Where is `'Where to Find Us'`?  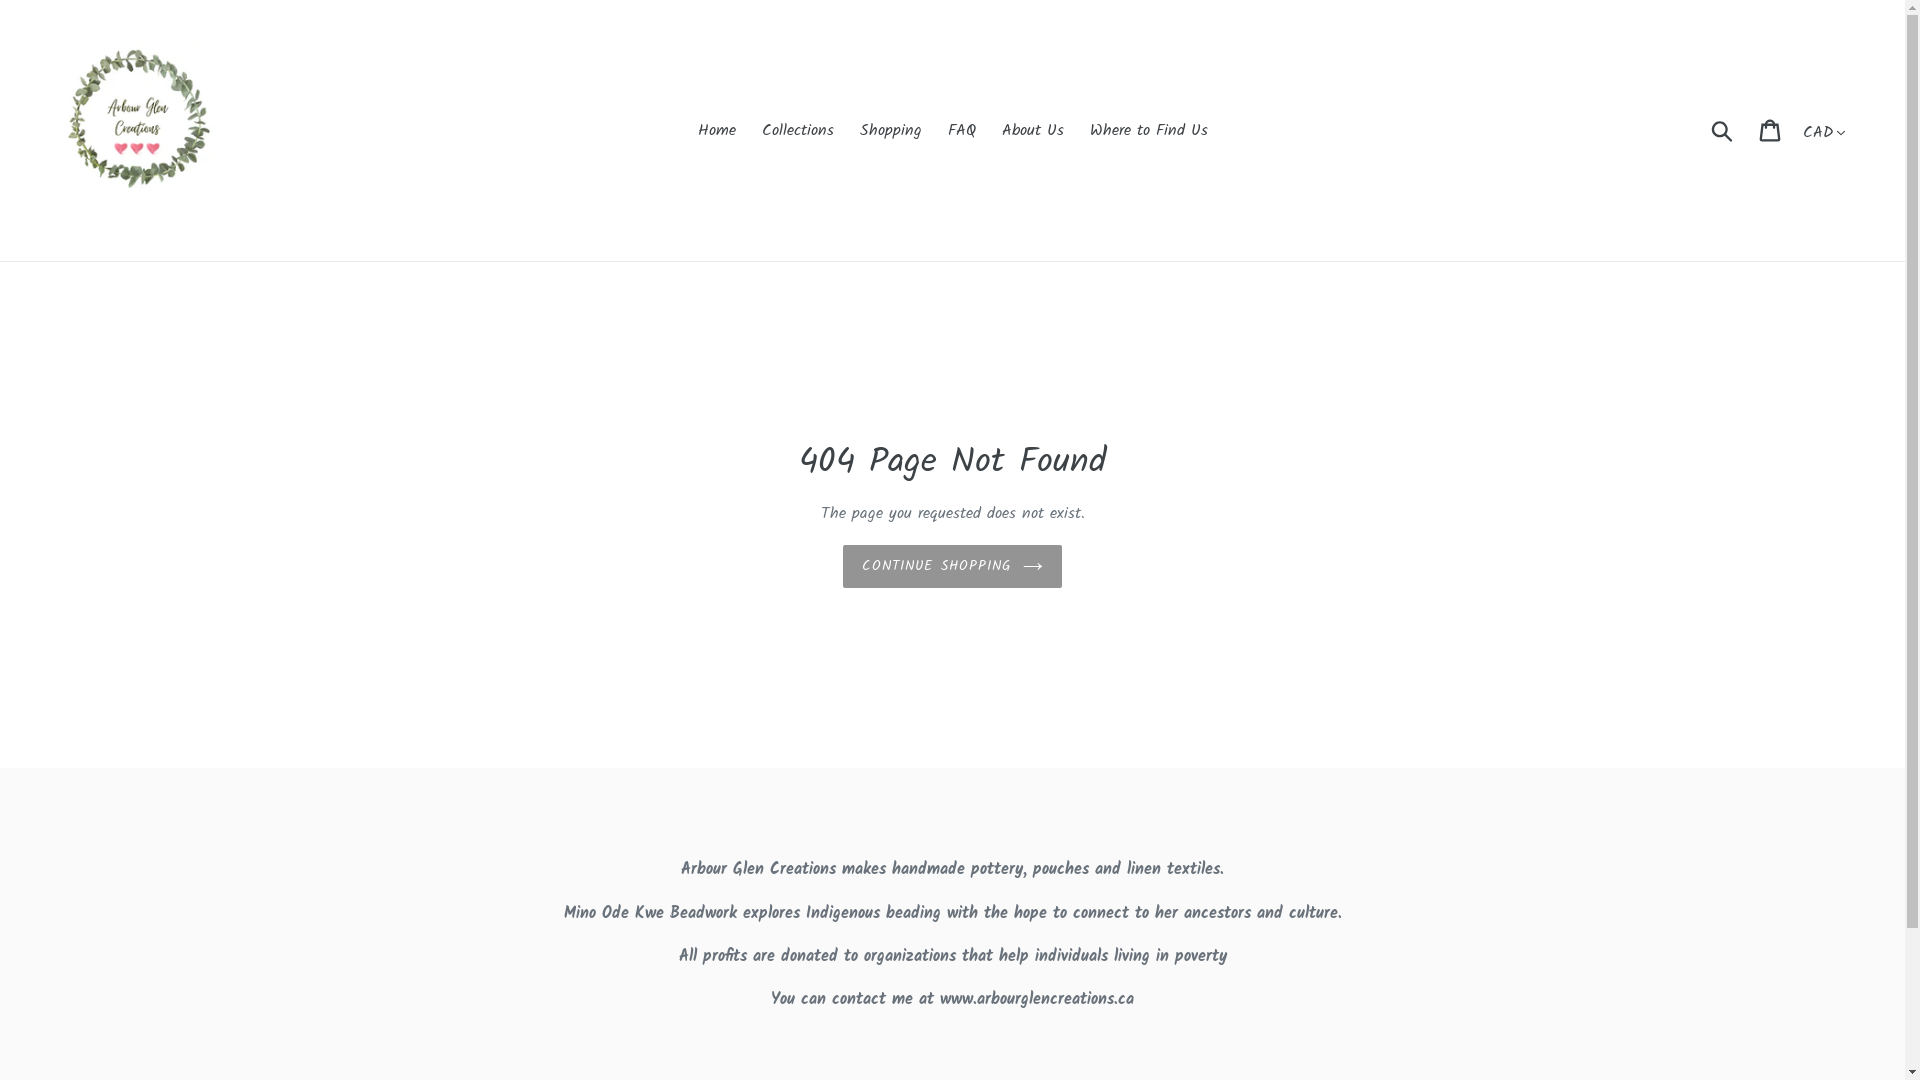
'Where to Find Us' is located at coordinates (1148, 131).